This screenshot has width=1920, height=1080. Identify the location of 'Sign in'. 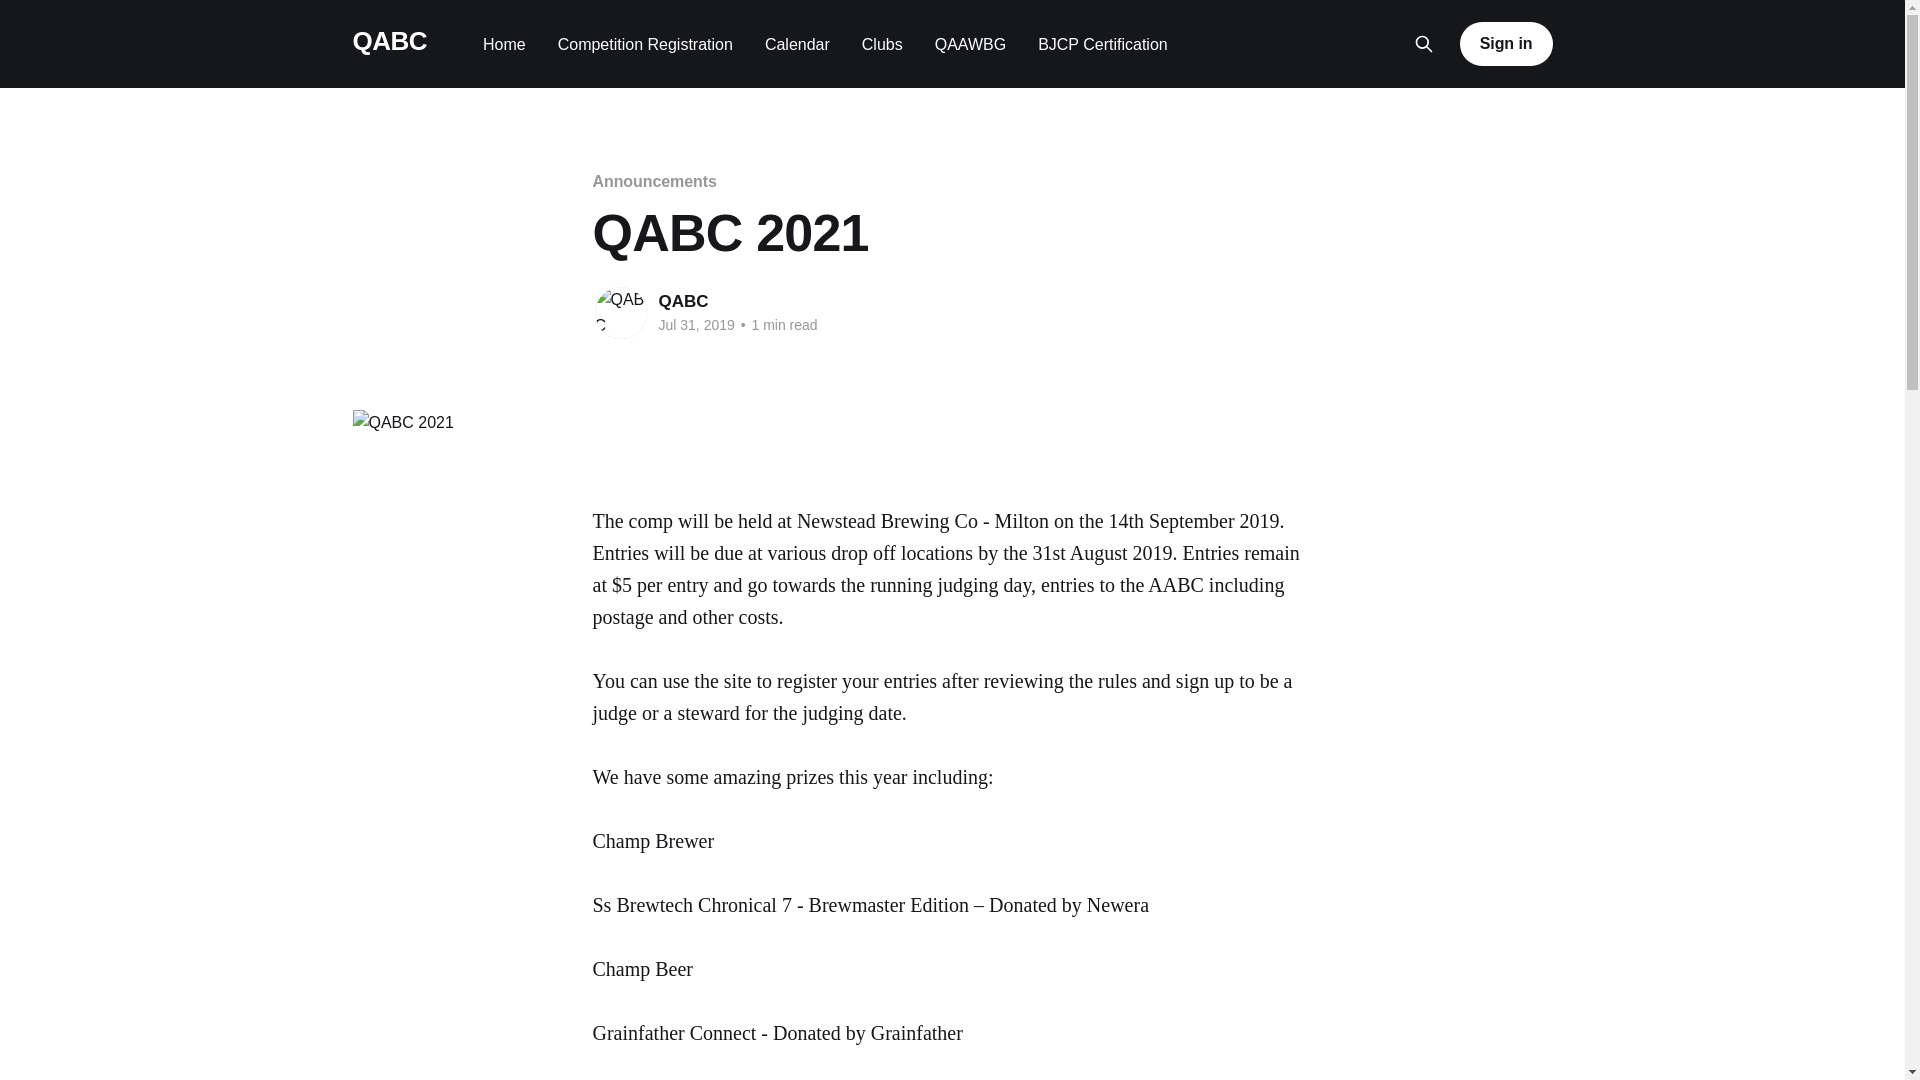
(1506, 43).